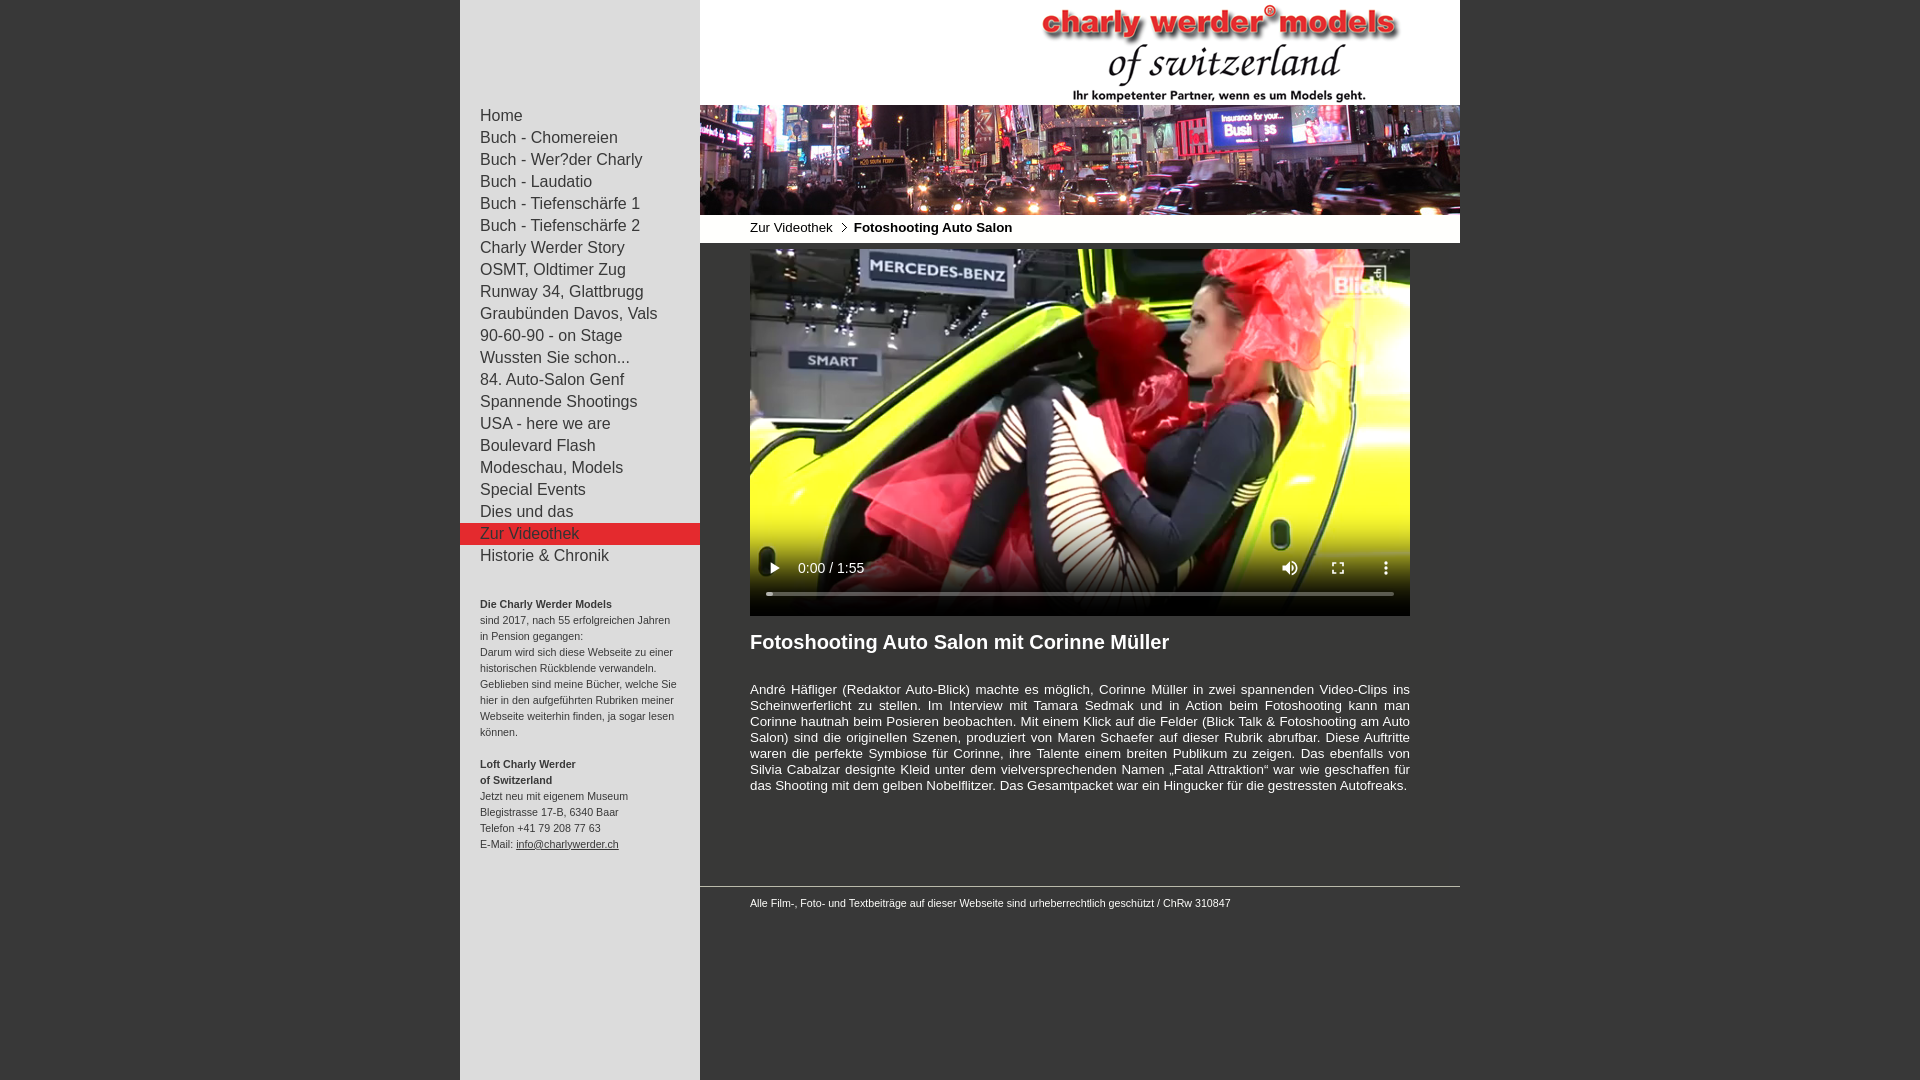  I want to click on 'Charly Werder Story', so click(569, 246).